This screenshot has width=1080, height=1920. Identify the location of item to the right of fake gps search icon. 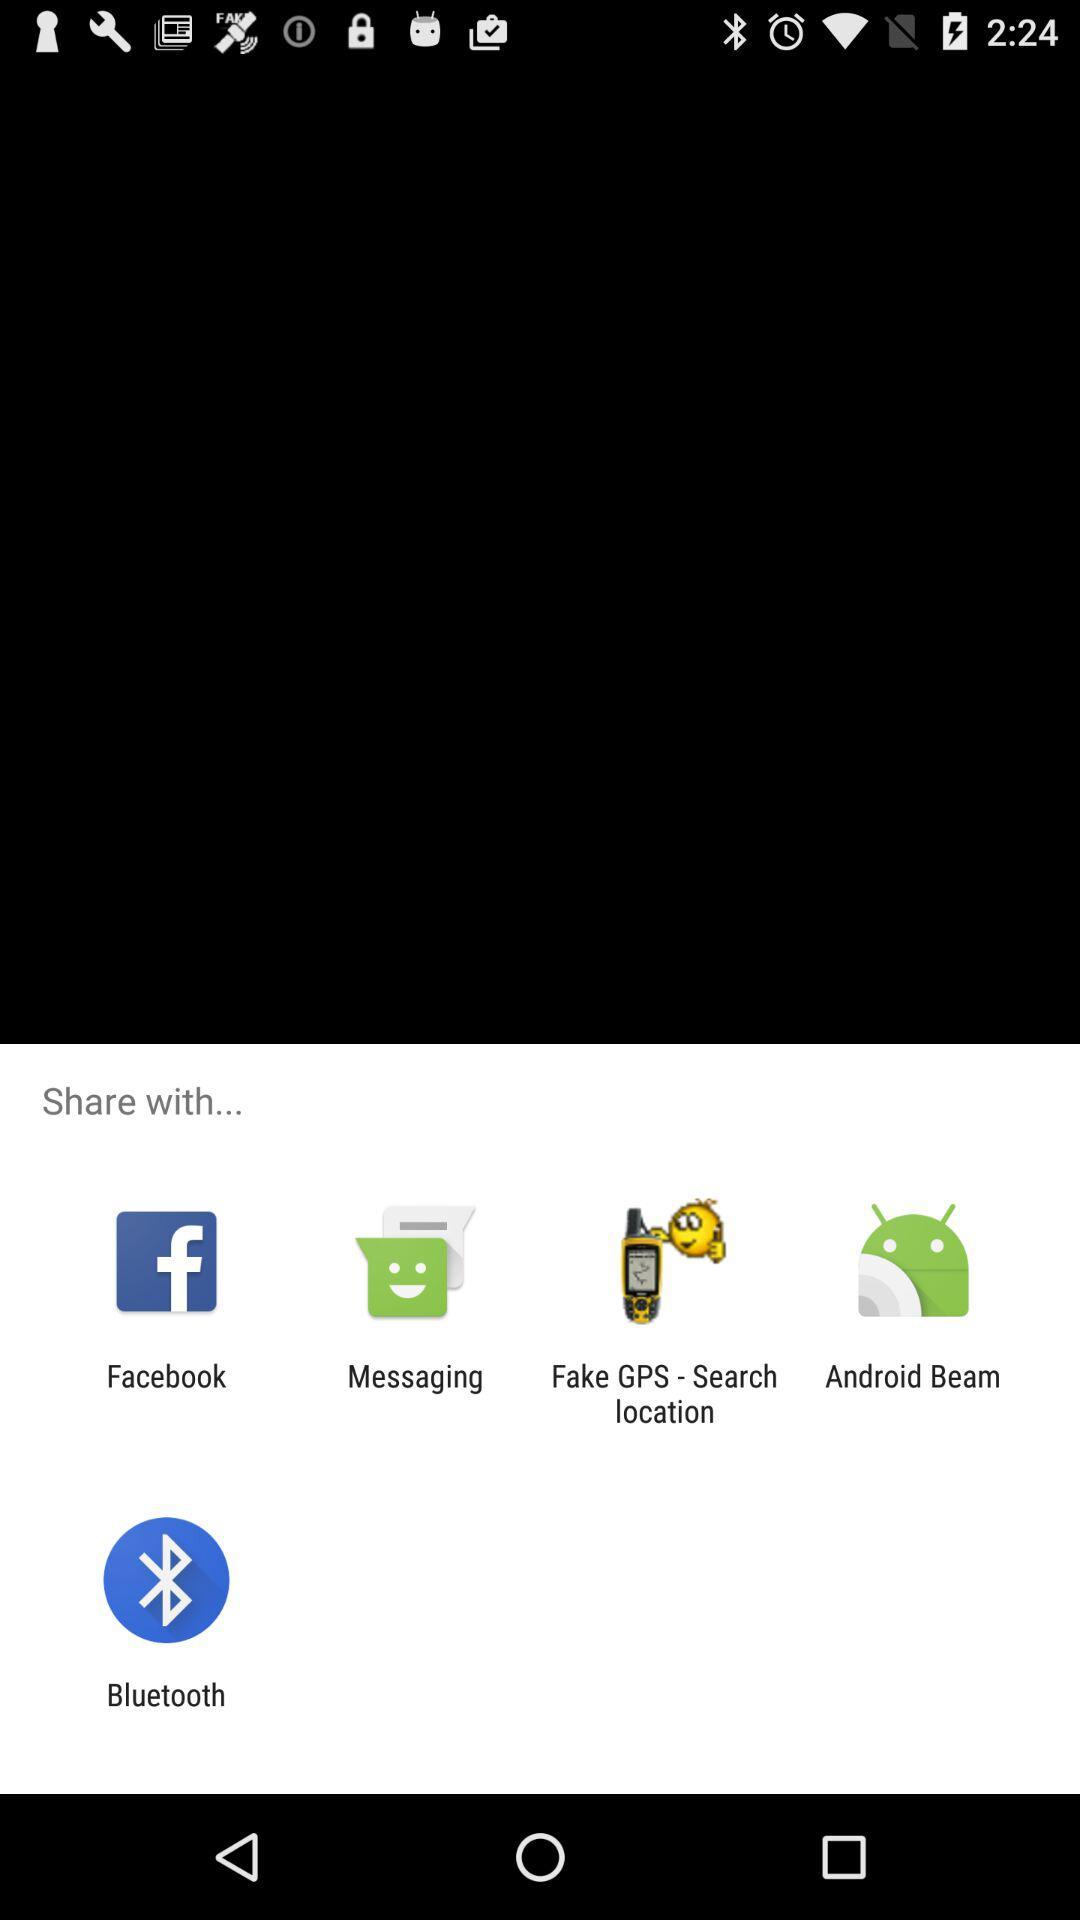
(913, 1392).